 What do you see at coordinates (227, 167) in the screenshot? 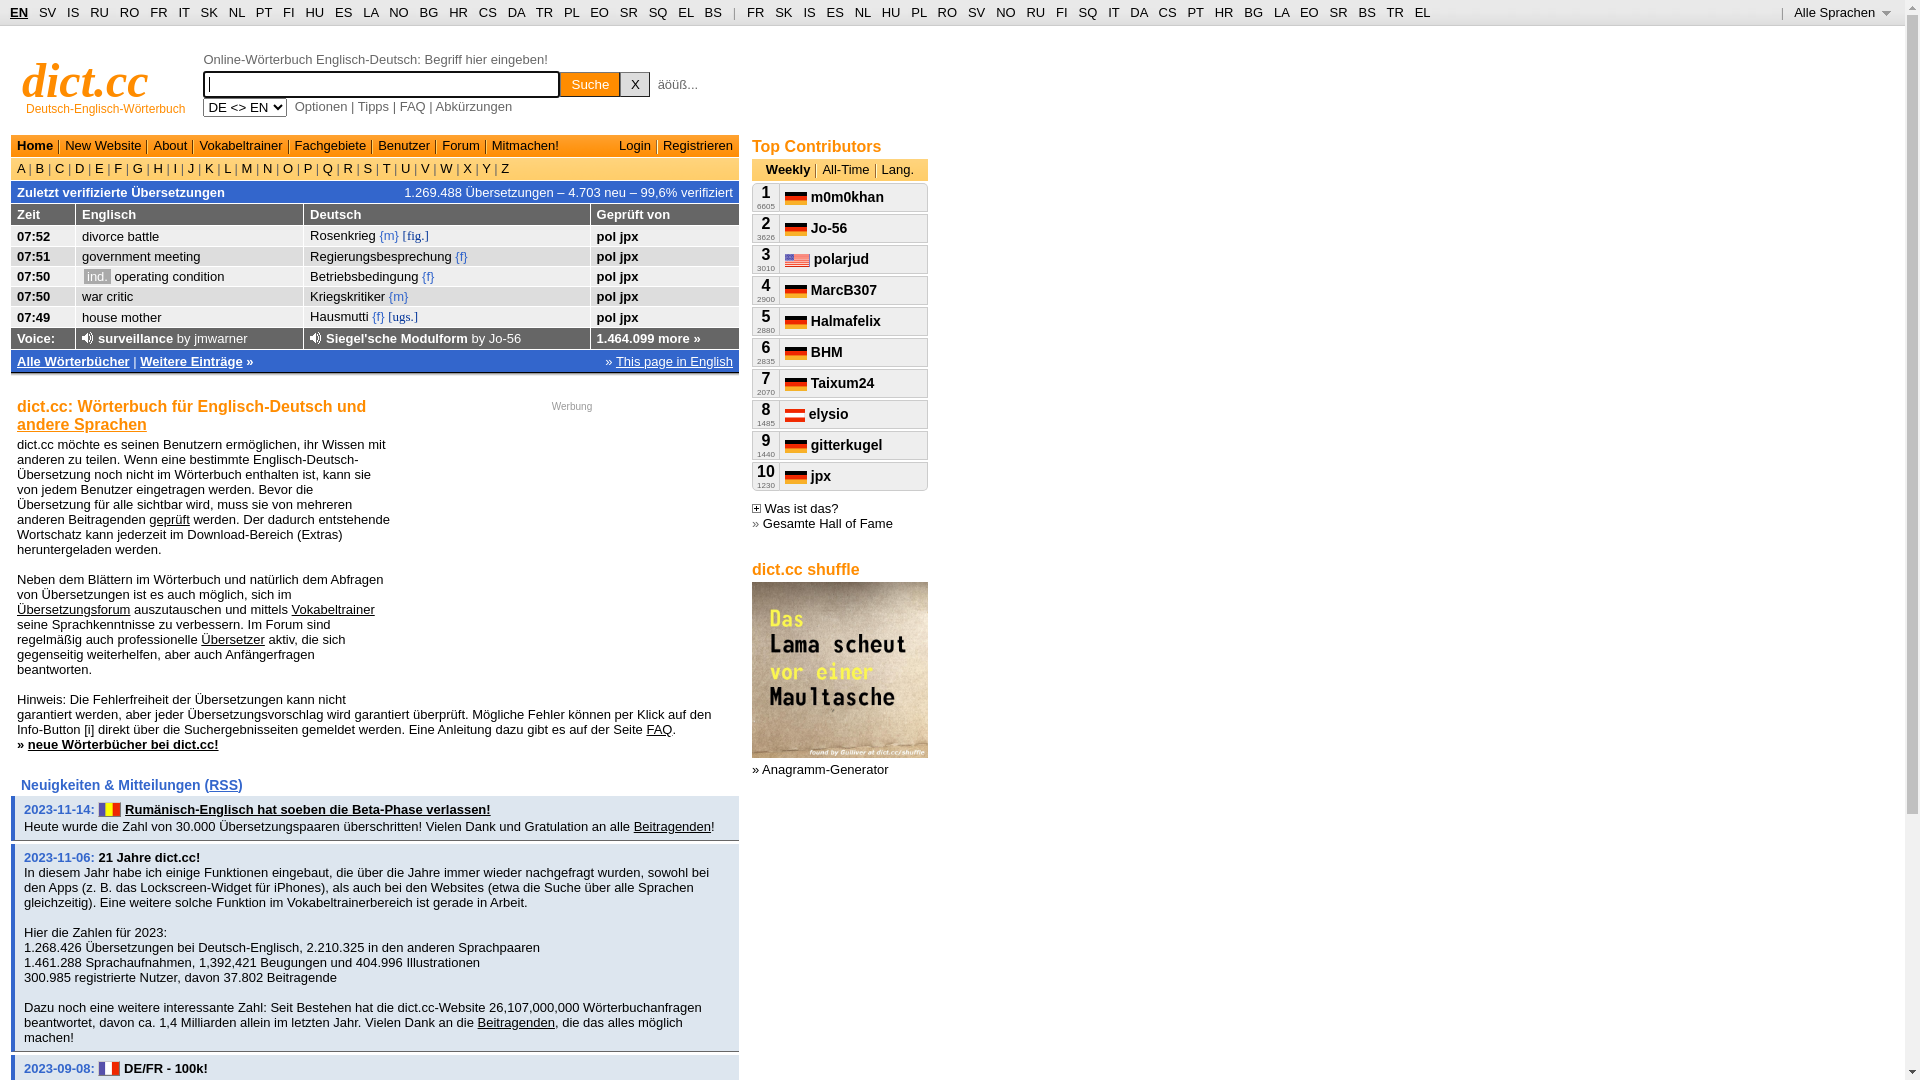
I see `'L'` at bounding box center [227, 167].